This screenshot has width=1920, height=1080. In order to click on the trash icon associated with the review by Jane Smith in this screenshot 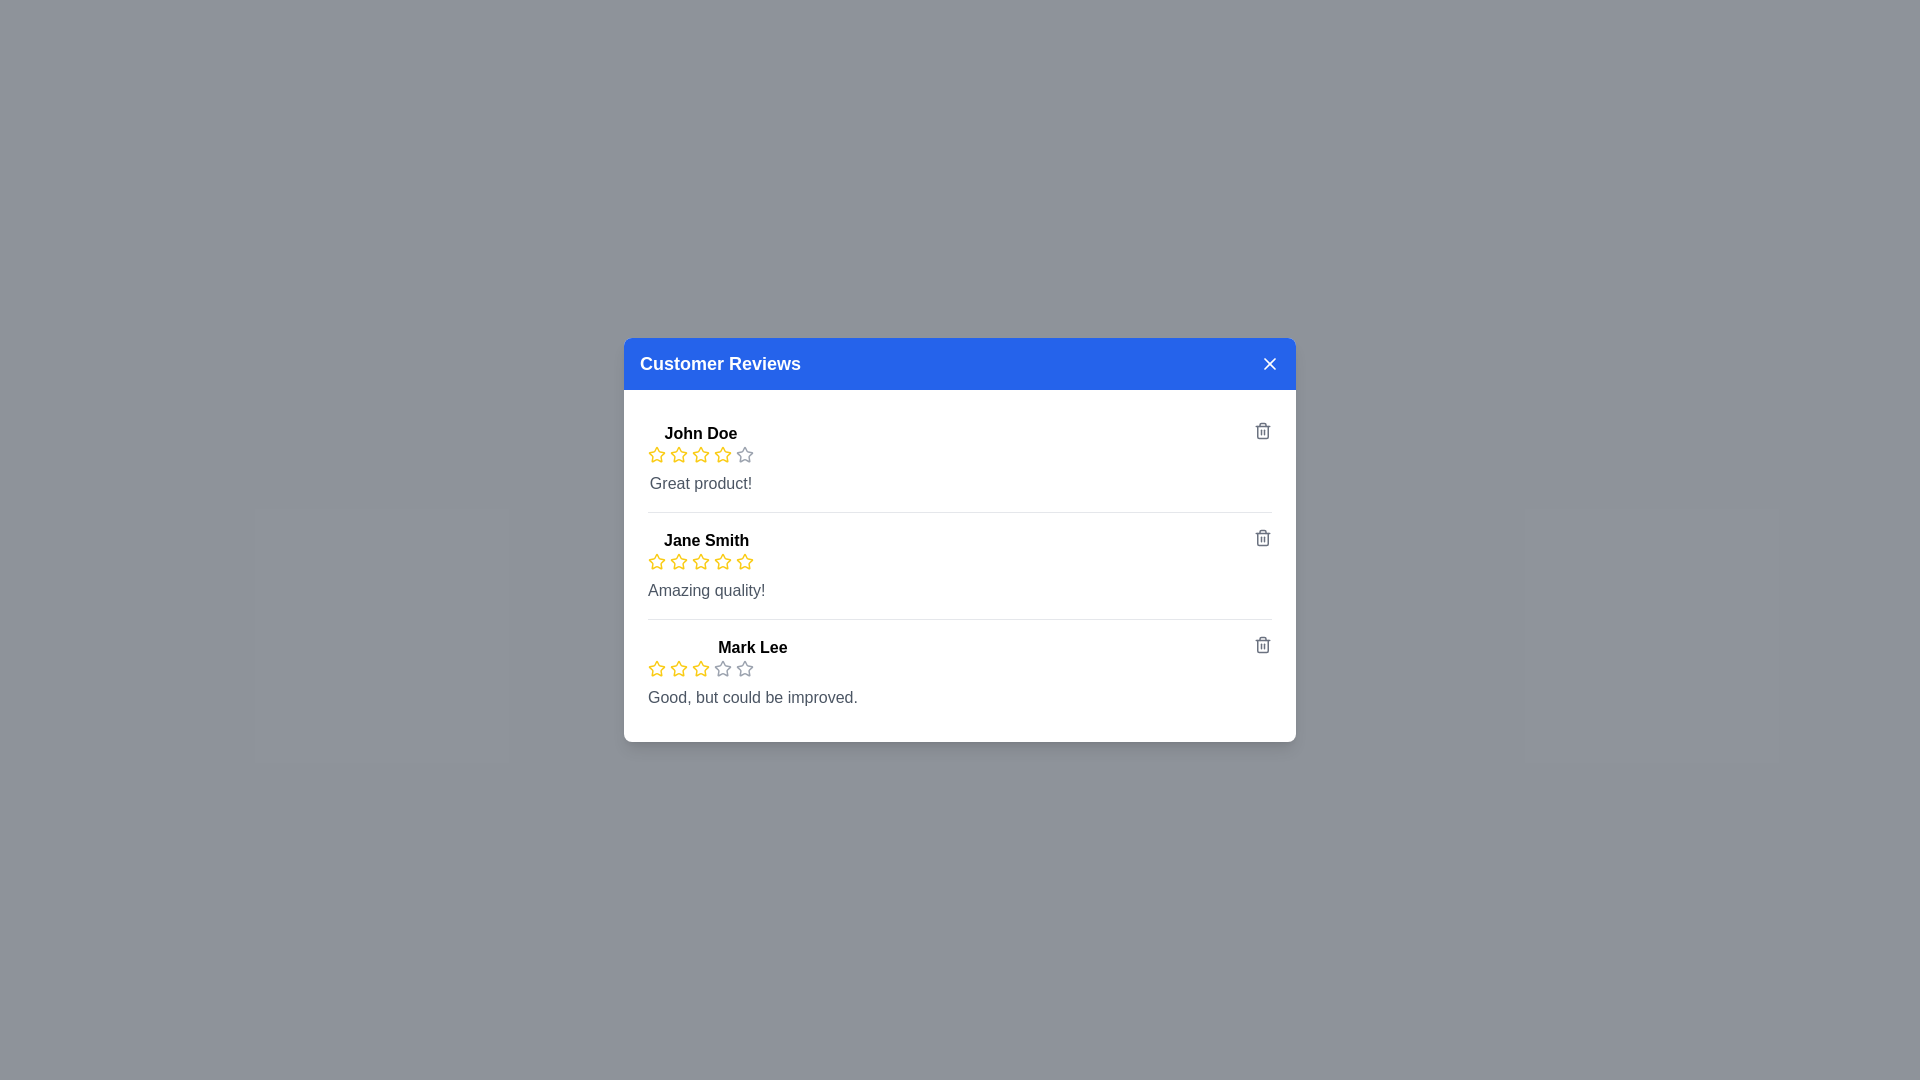, I will do `click(1261, 536)`.